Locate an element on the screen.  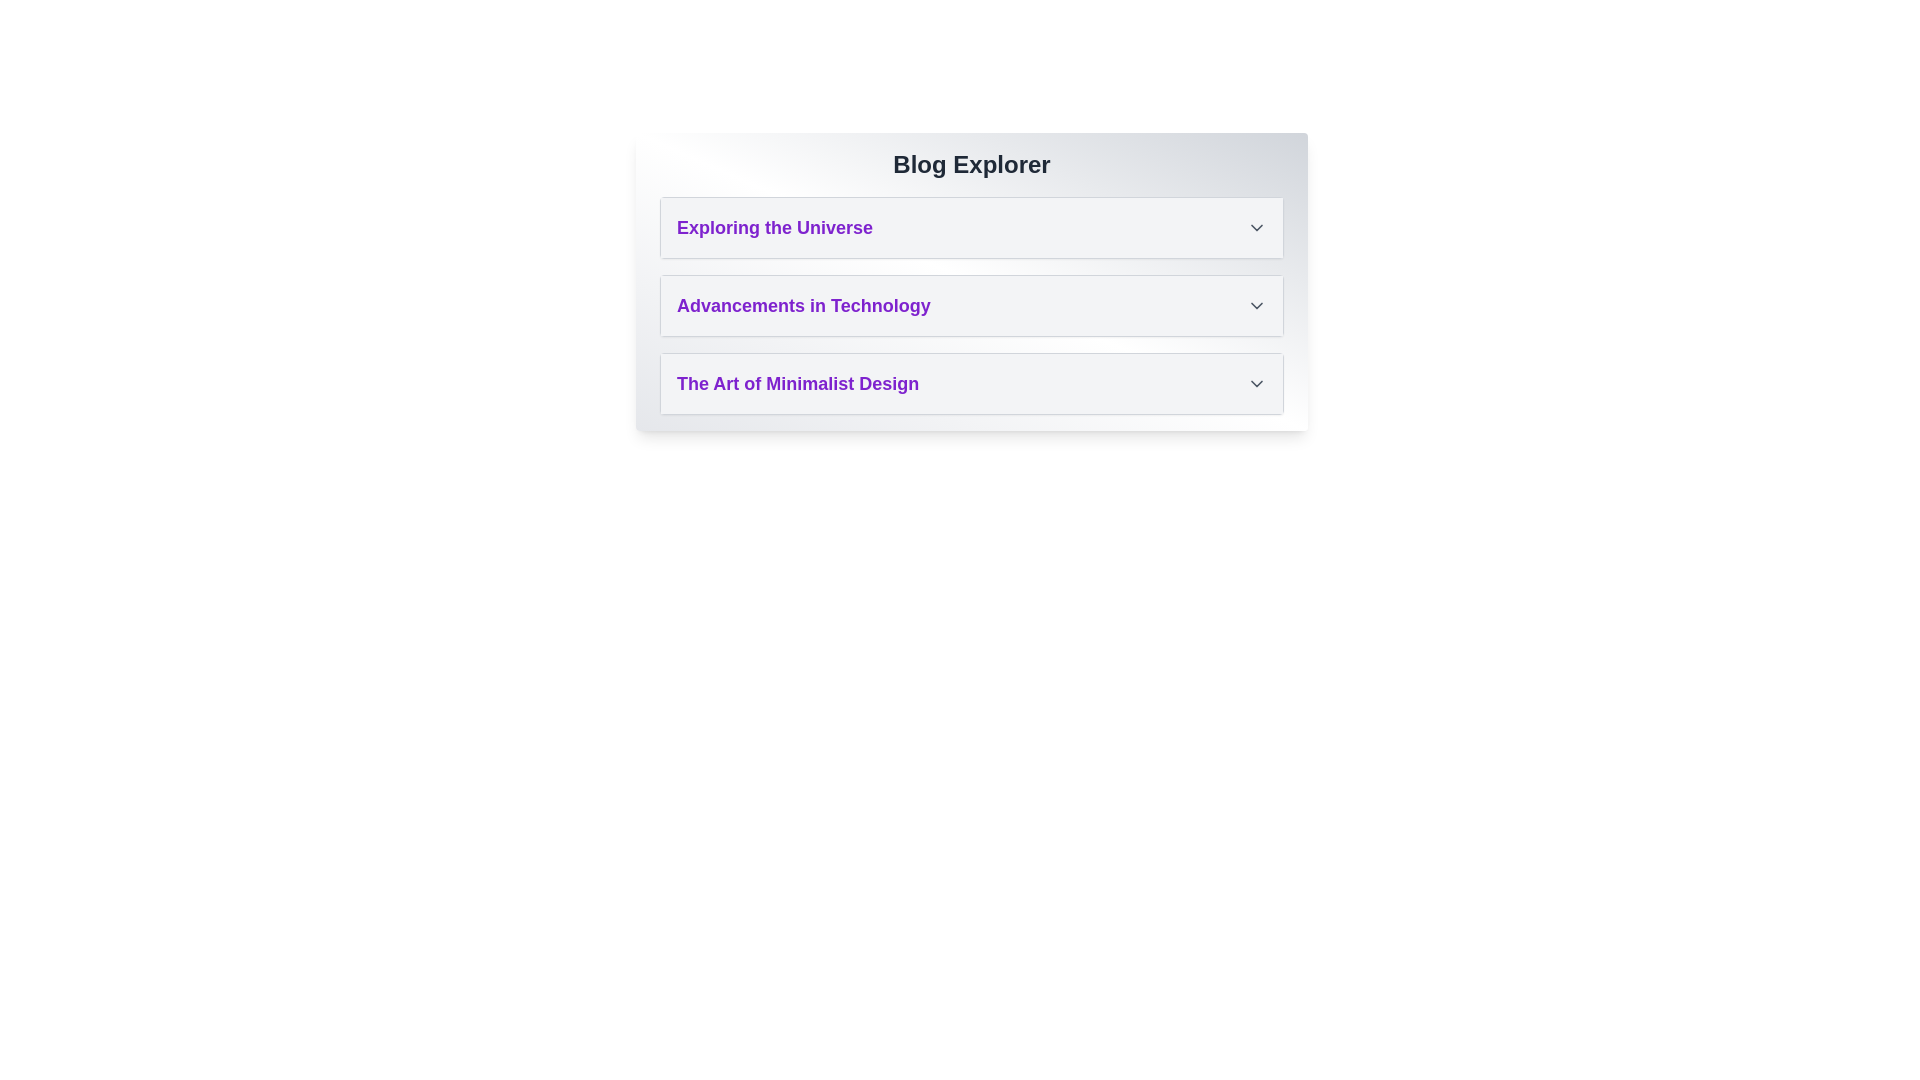
the third item in the 'Blog Explorer' collapsible list, titled 'The Art of Minimalist Design' is located at coordinates (971, 384).